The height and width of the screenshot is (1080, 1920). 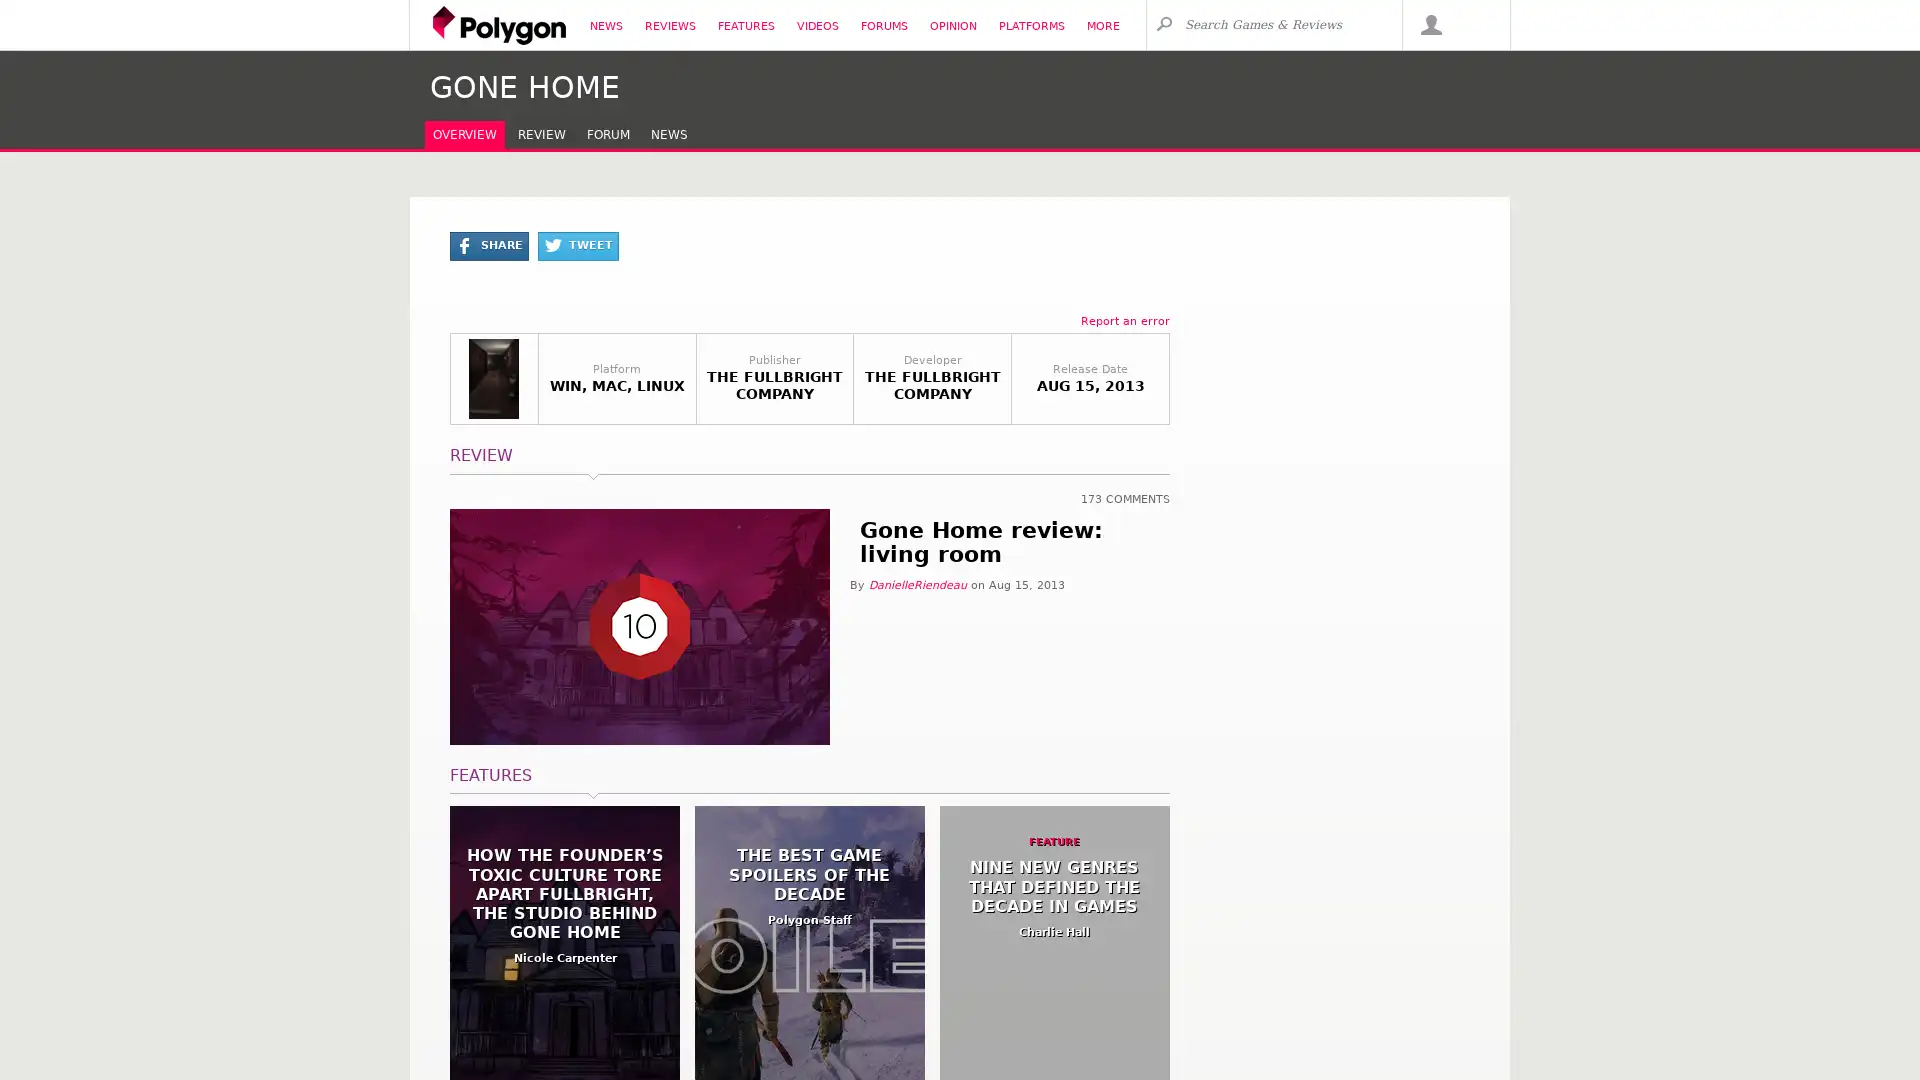 What do you see at coordinates (1163, 23) in the screenshot?
I see `search` at bounding box center [1163, 23].